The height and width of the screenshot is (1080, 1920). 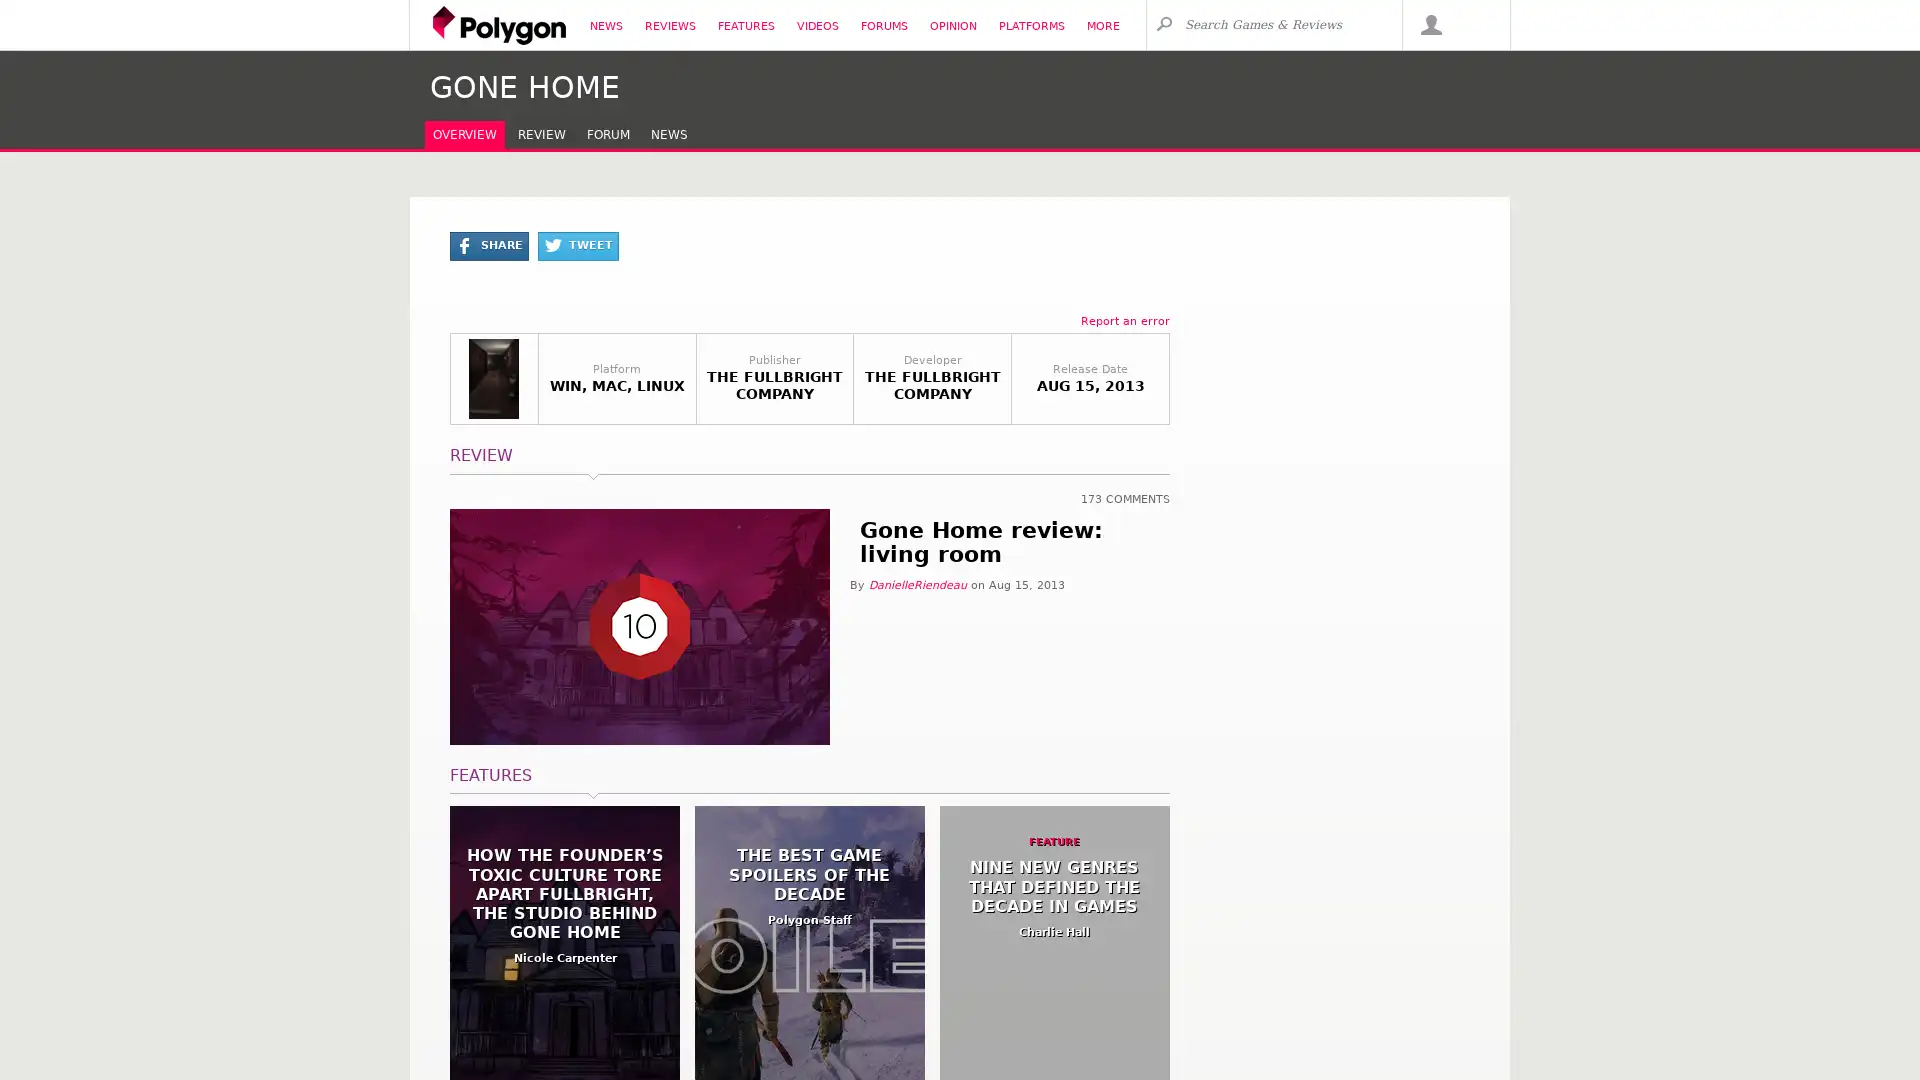 What do you see at coordinates (1163, 23) in the screenshot?
I see `search` at bounding box center [1163, 23].